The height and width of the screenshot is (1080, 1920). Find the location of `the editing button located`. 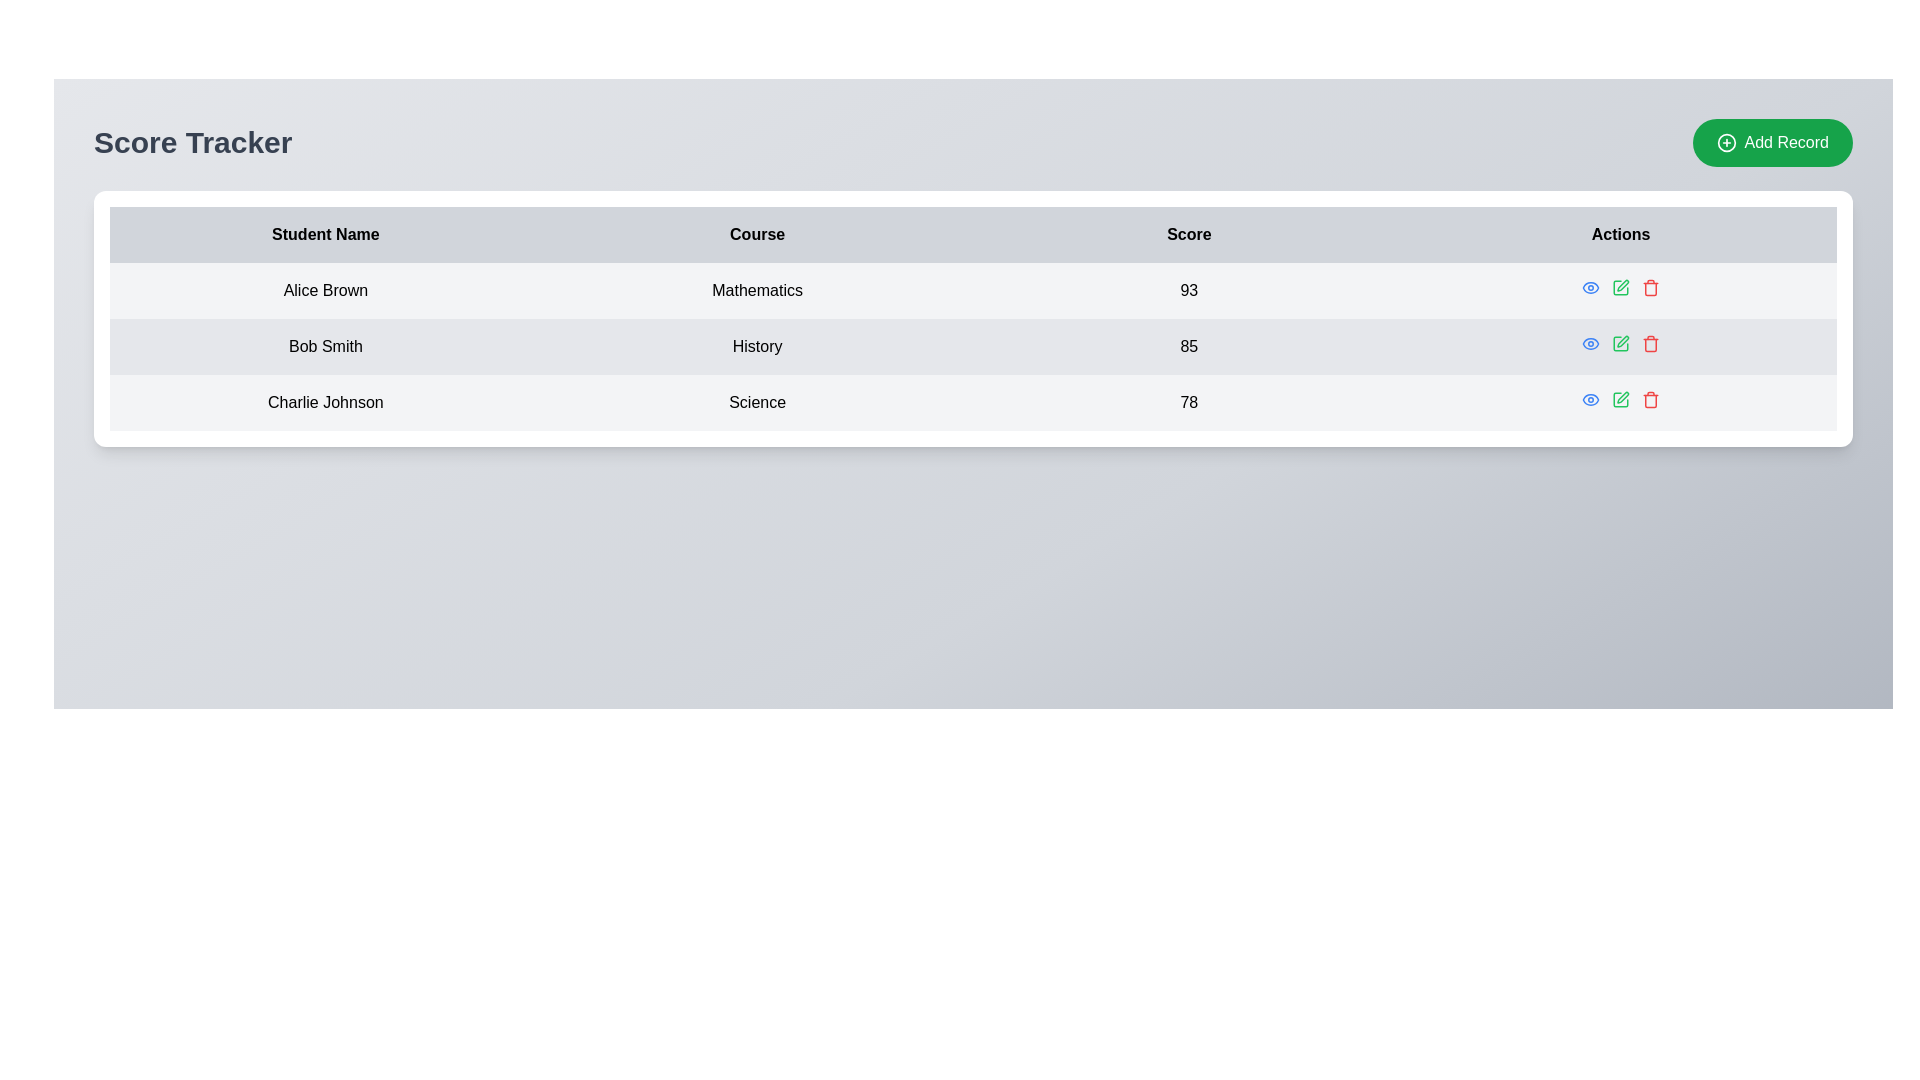

the editing button located is located at coordinates (1621, 400).